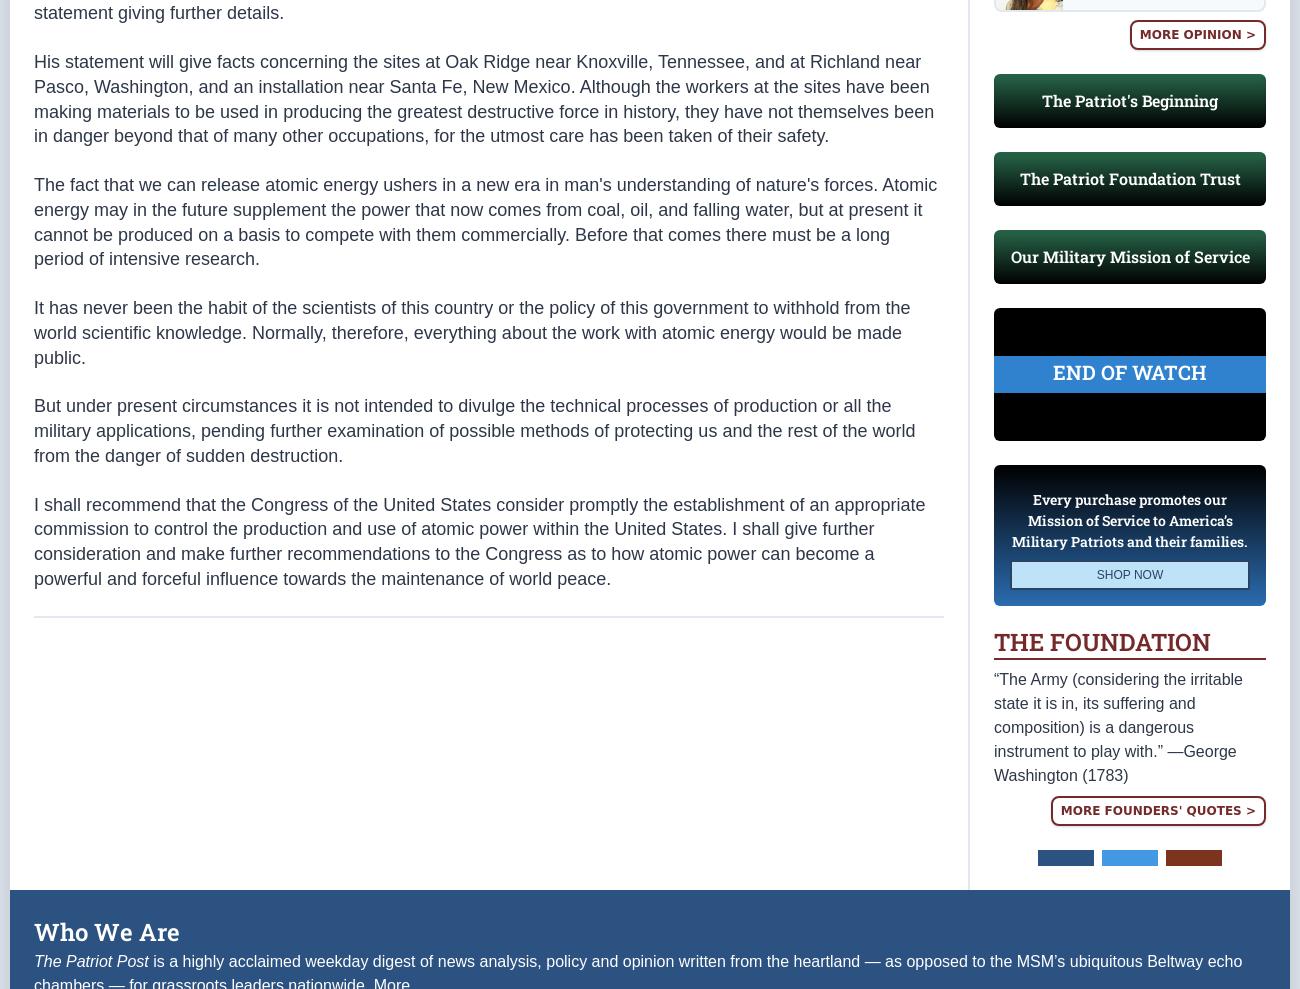 Image resolution: width=1300 pixels, height=989 pixels. I want to click on 'It has never been the habit of the scientists of this country or the policy of this government to withhold from the world scientific knowledge. Normally, therefore, everything about the work with atomic energy would be made public.', so click(471, 331).